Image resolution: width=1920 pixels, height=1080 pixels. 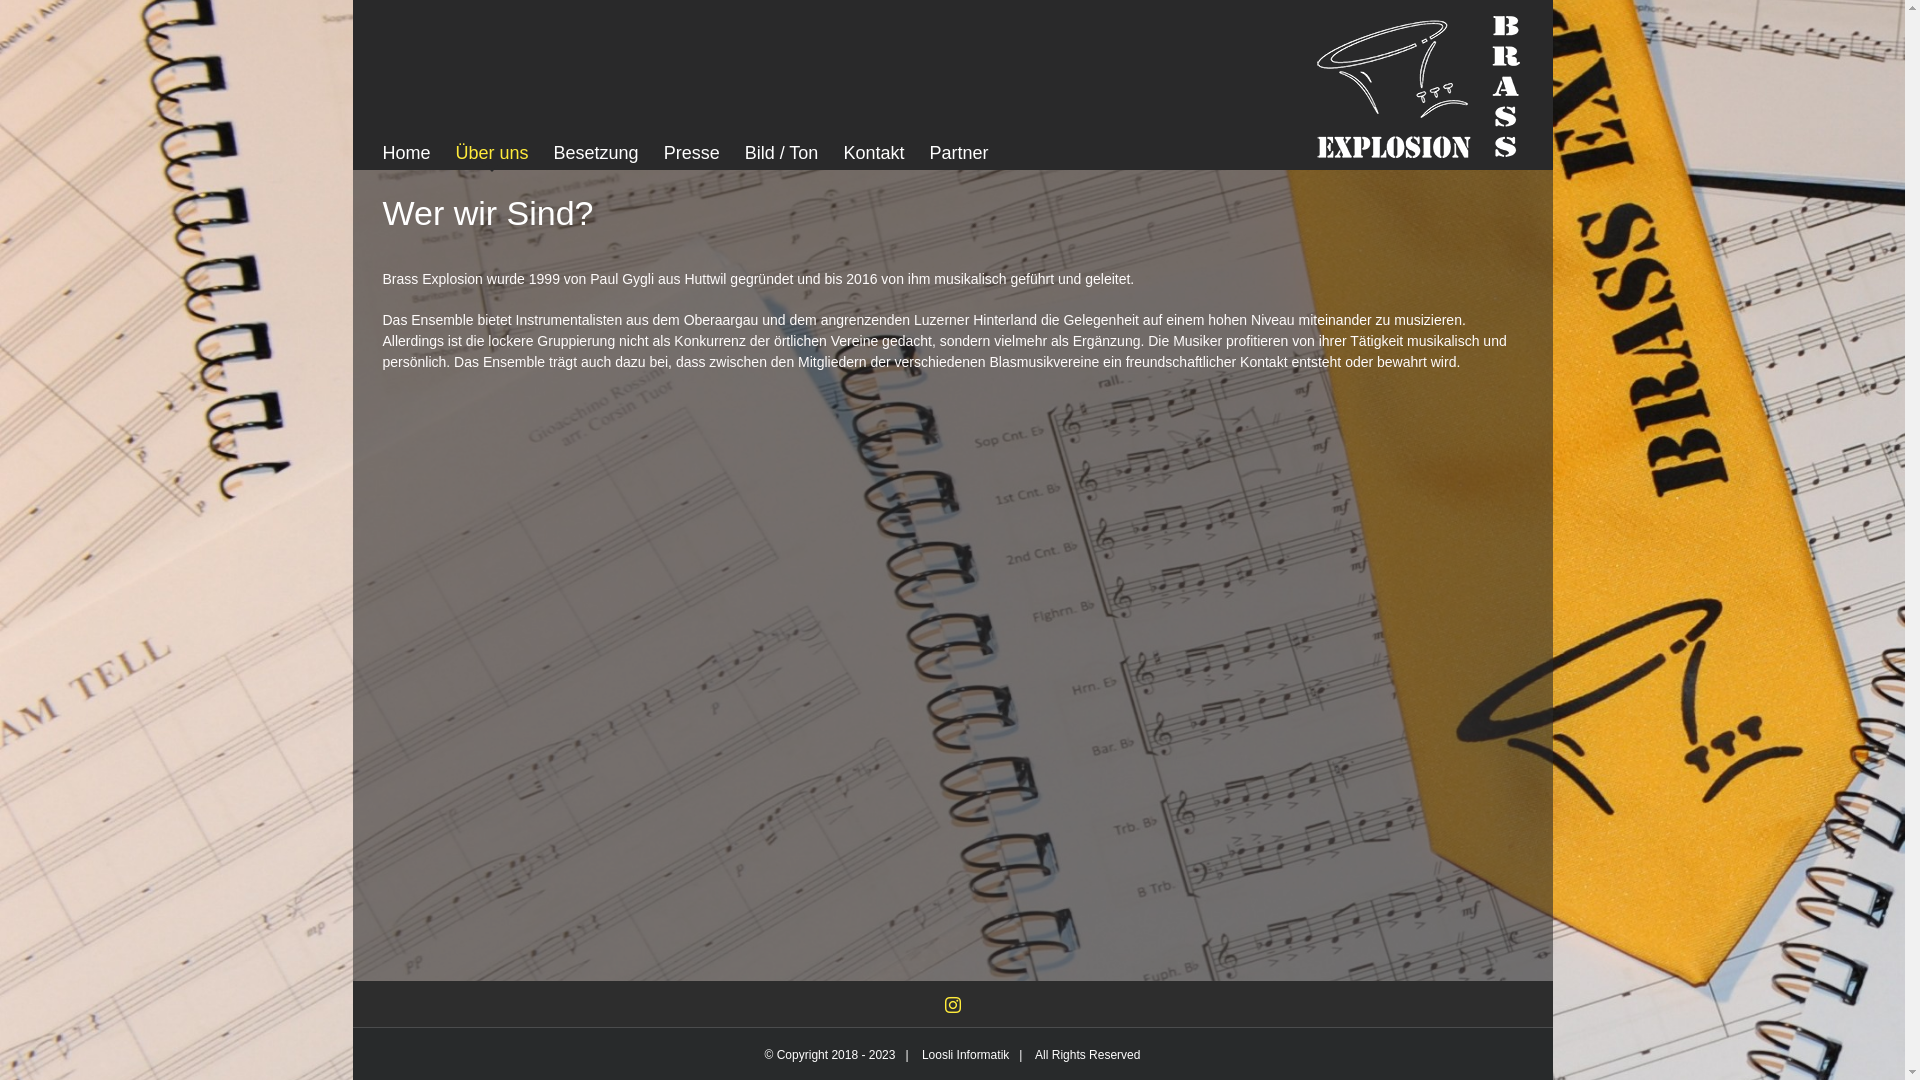 What do you see at coordinates (965, 1054) in the screenshot?
I see `'Loosli Informatik'` at bounding box center [965, 1054].